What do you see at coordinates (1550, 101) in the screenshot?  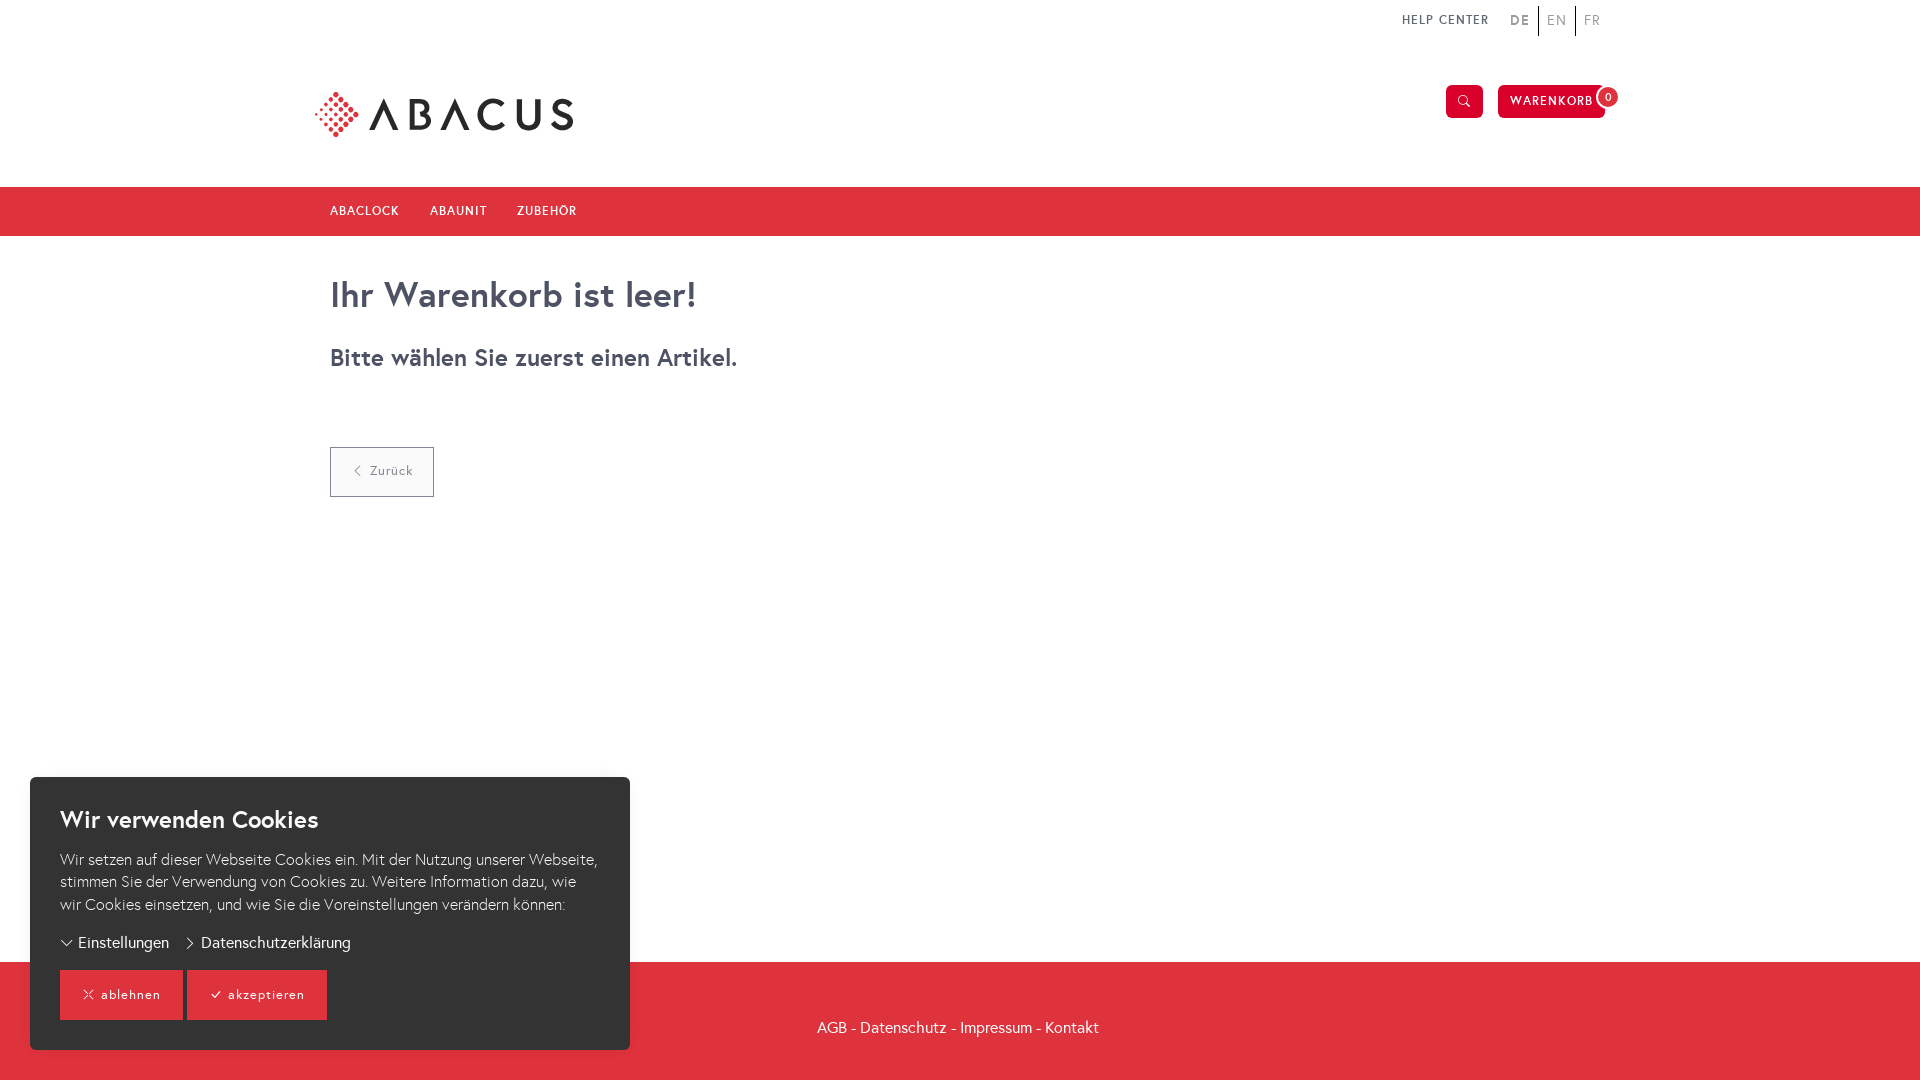 I see `'WARENKORB'` at bounding box center [1550, 101].